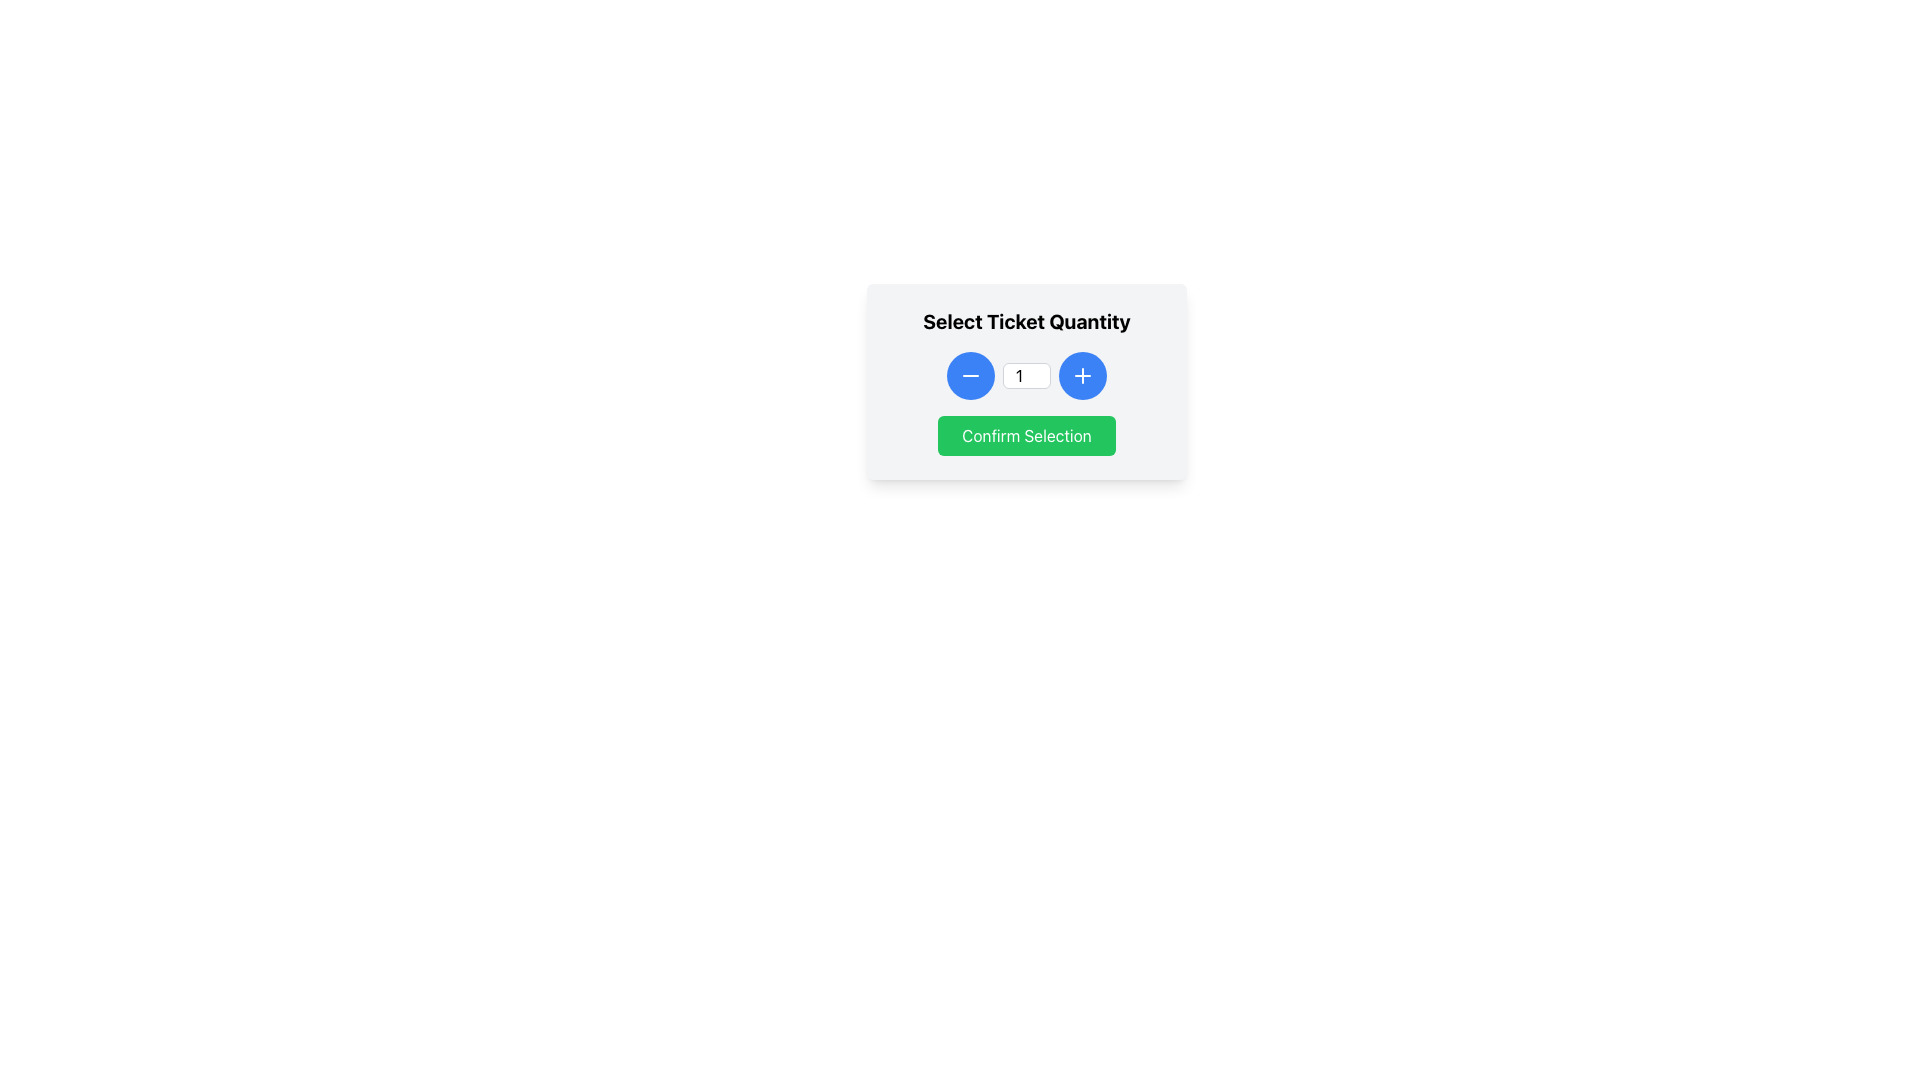 The width and height of the screenshot is (1920, 1080). Describe the element at coordinates (970, 375) in the screenshot. I see `the button that decreases the ticket quantity by one, located to the left of the number input field` at that location.